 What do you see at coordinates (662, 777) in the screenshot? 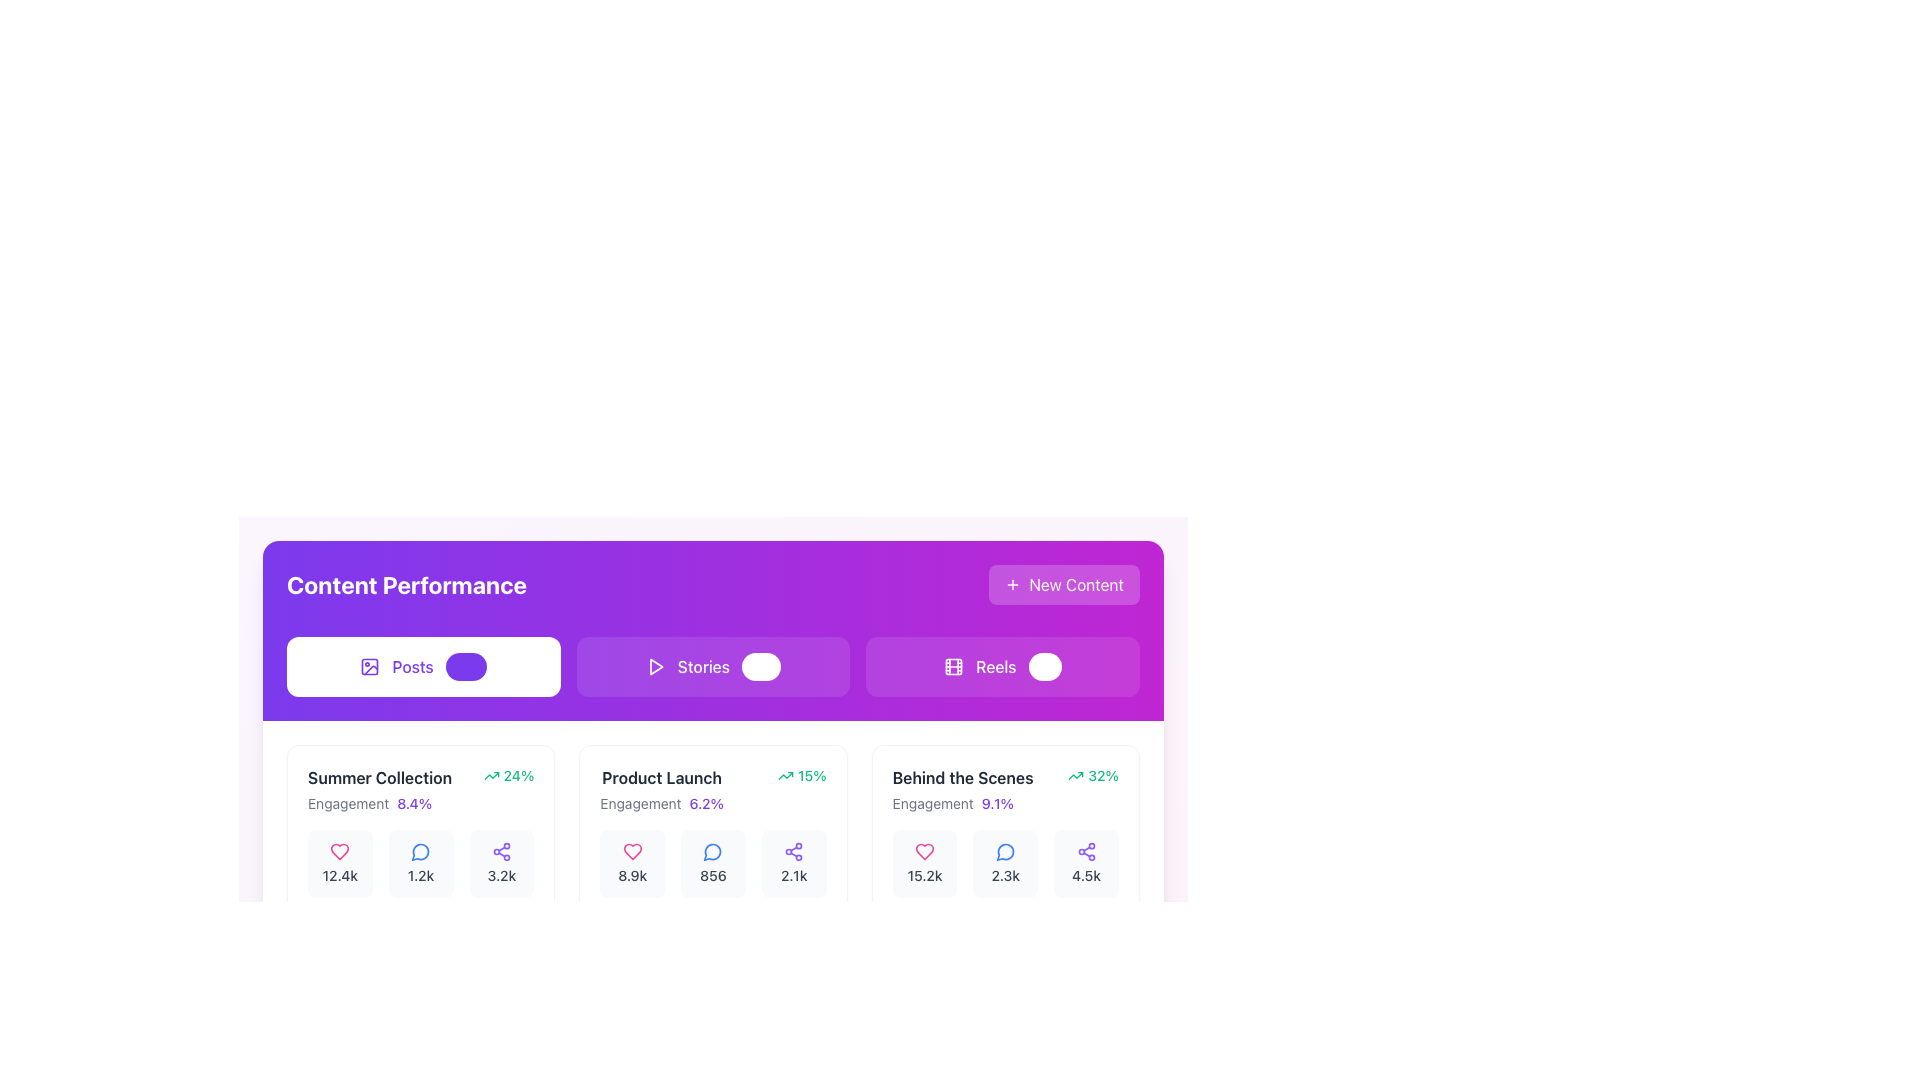
I see `the 'Product Launch' text display, which is in bold grayish font at the top of its card layout, emphasizing its importance among other campaign entries` at bounding box center [662, 777].